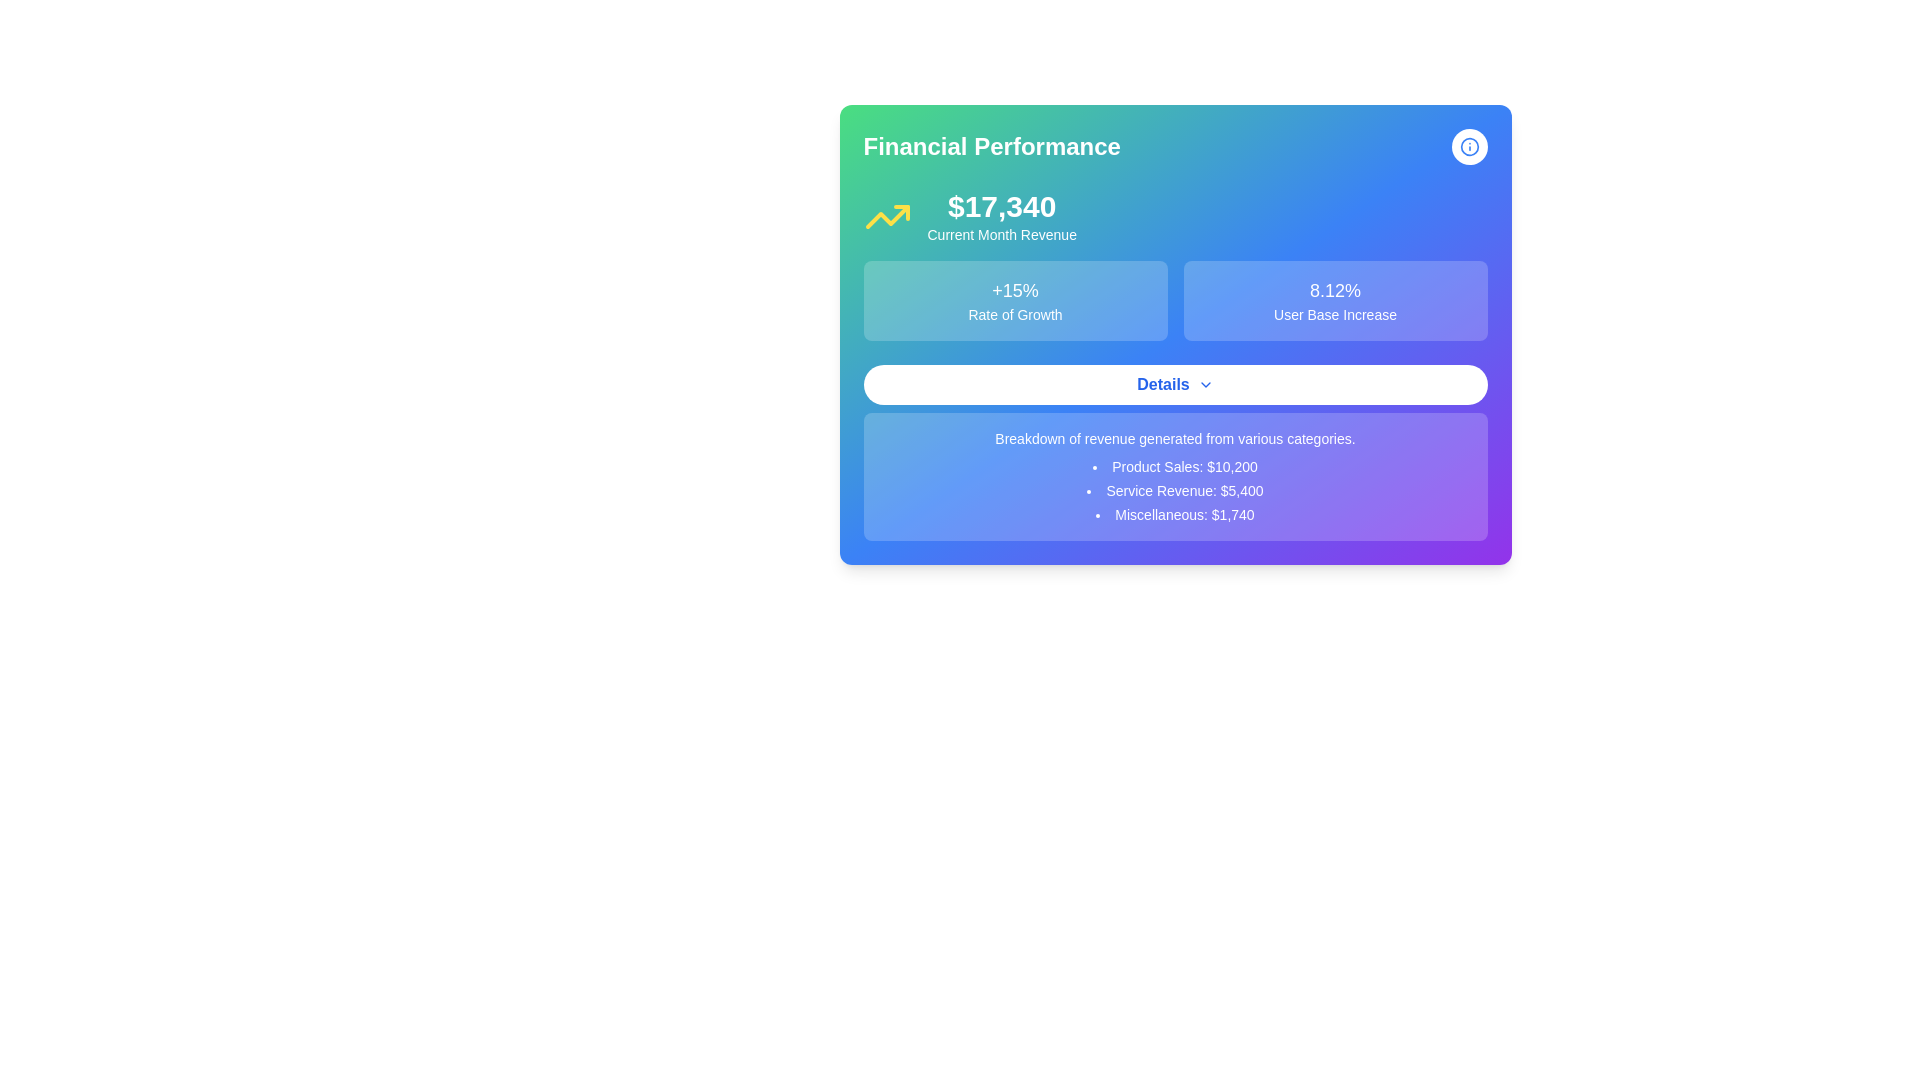  Describe the element at coordinates (1002, 207) in the screenshot. I see `the text label displaying the current month's revenue, which is centered above the smaller text labeled 'Current Month Revenue' in the 'Financial Performance' card` at that location.